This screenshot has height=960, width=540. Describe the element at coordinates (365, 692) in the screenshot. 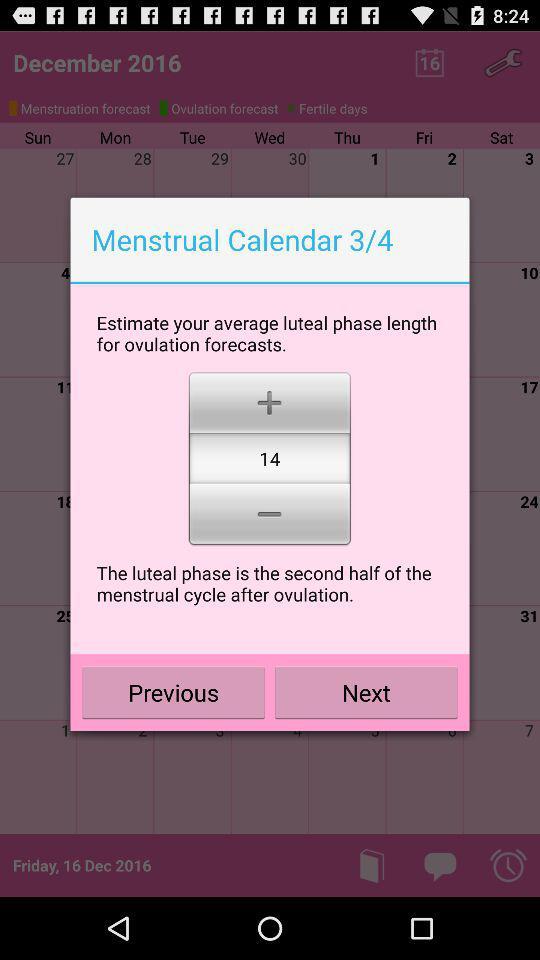

I see `next button` at that location.